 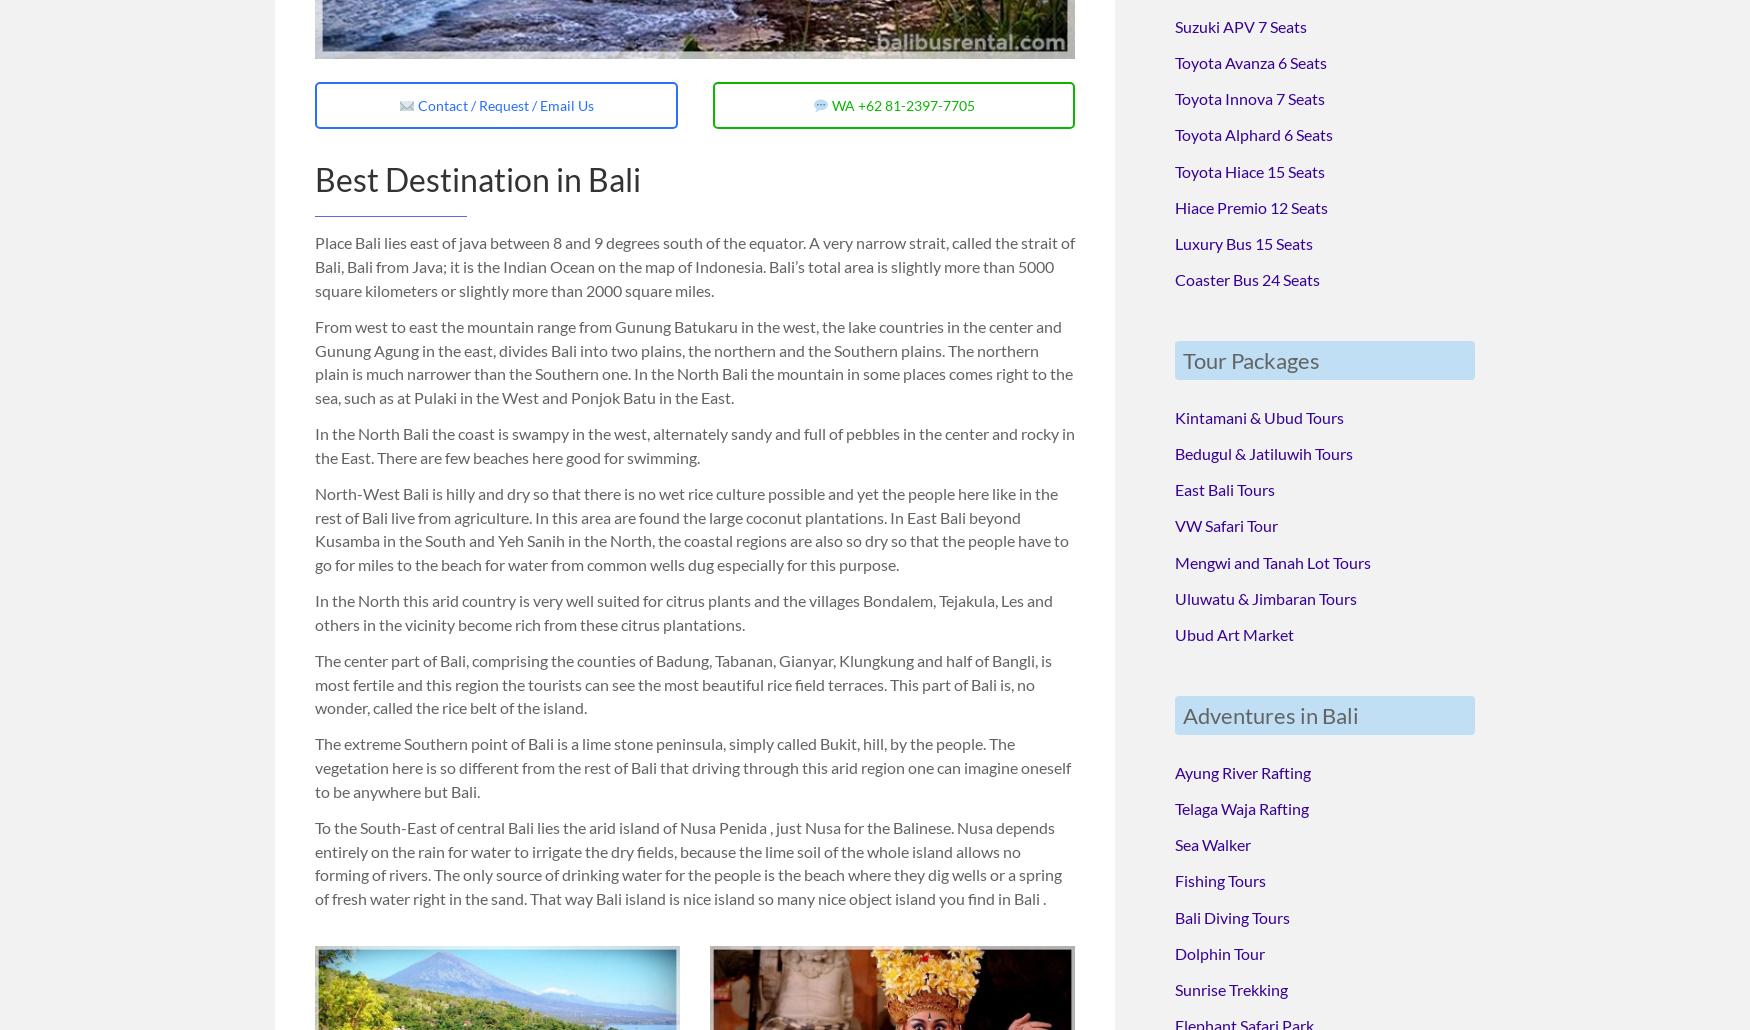 What do you see at coordinates (1240, 24) in the screenshot?
I see `'Suzuki APV 7 Seats'` at bounding box center [1240, 24].